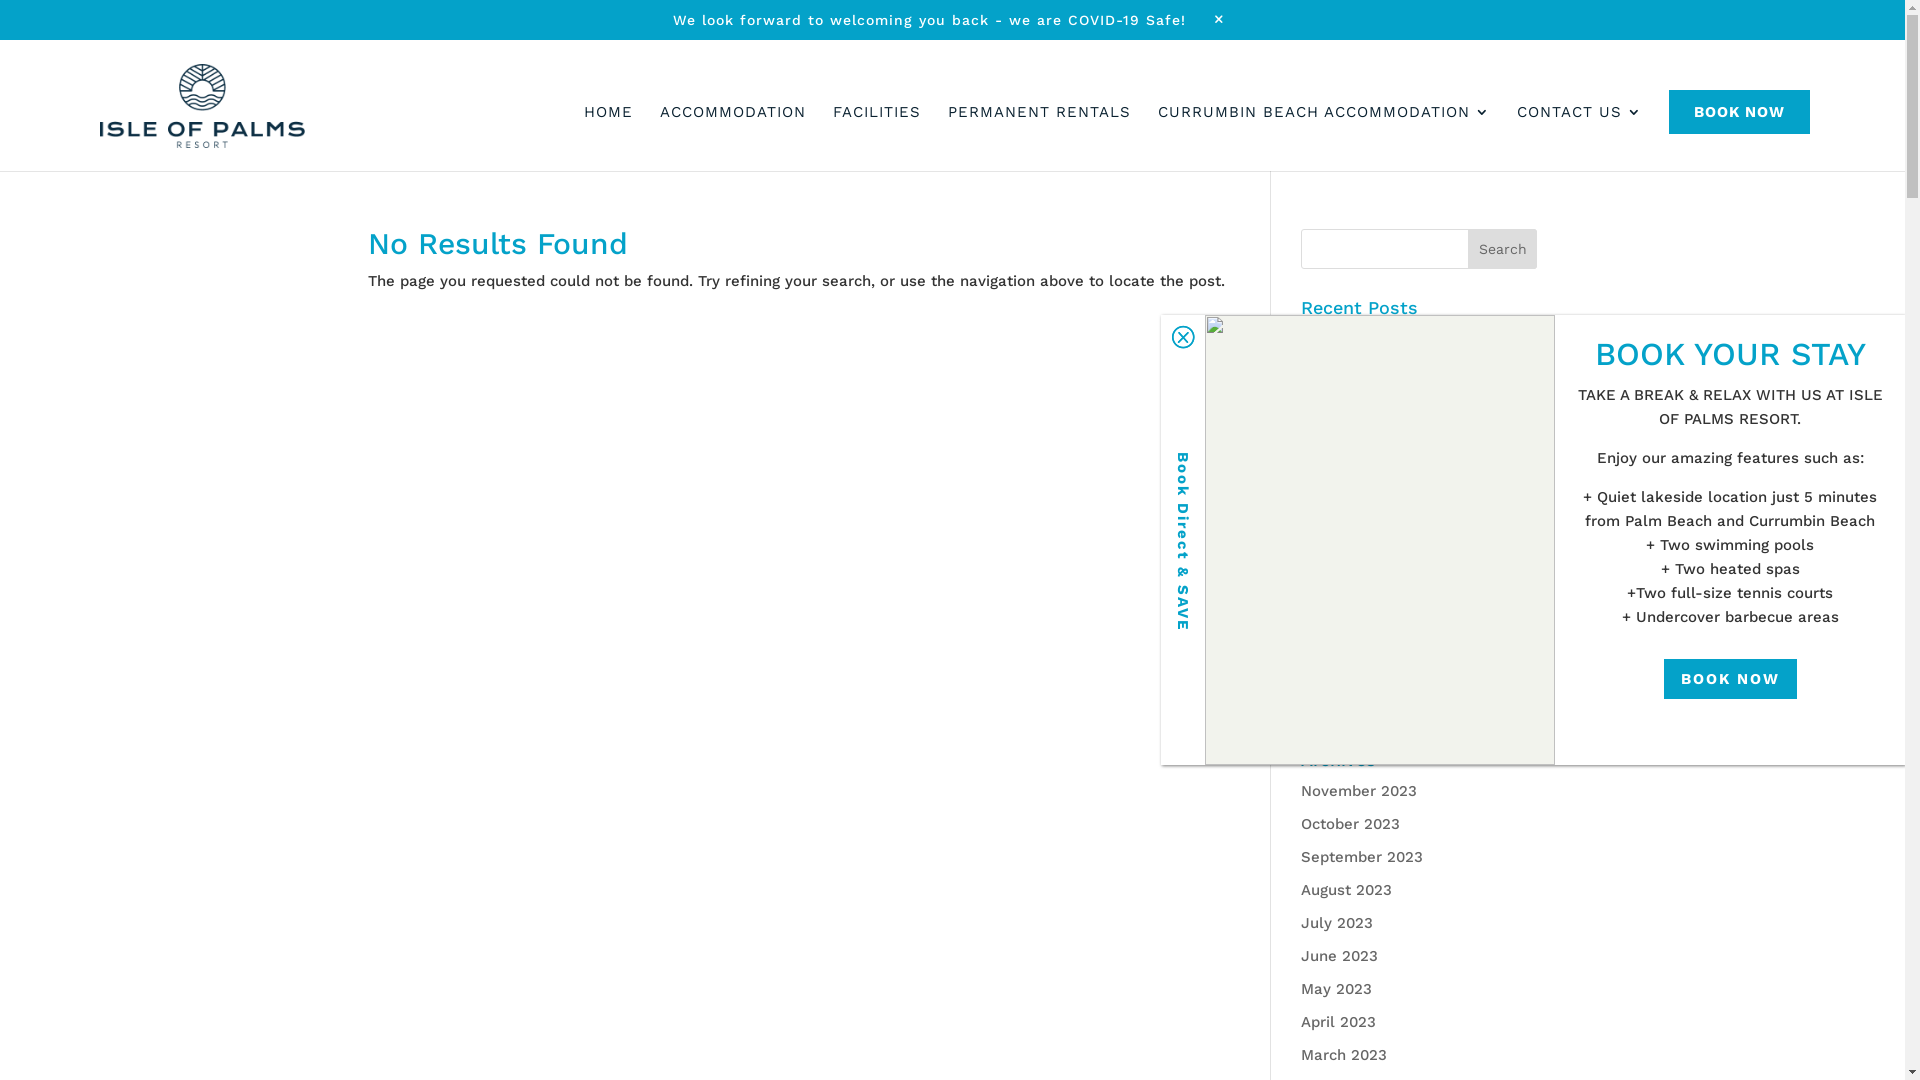  What do you see at coordinates (607, 122) in the screenshot?
I see `'HOME'` at bounding box center [607, 122].